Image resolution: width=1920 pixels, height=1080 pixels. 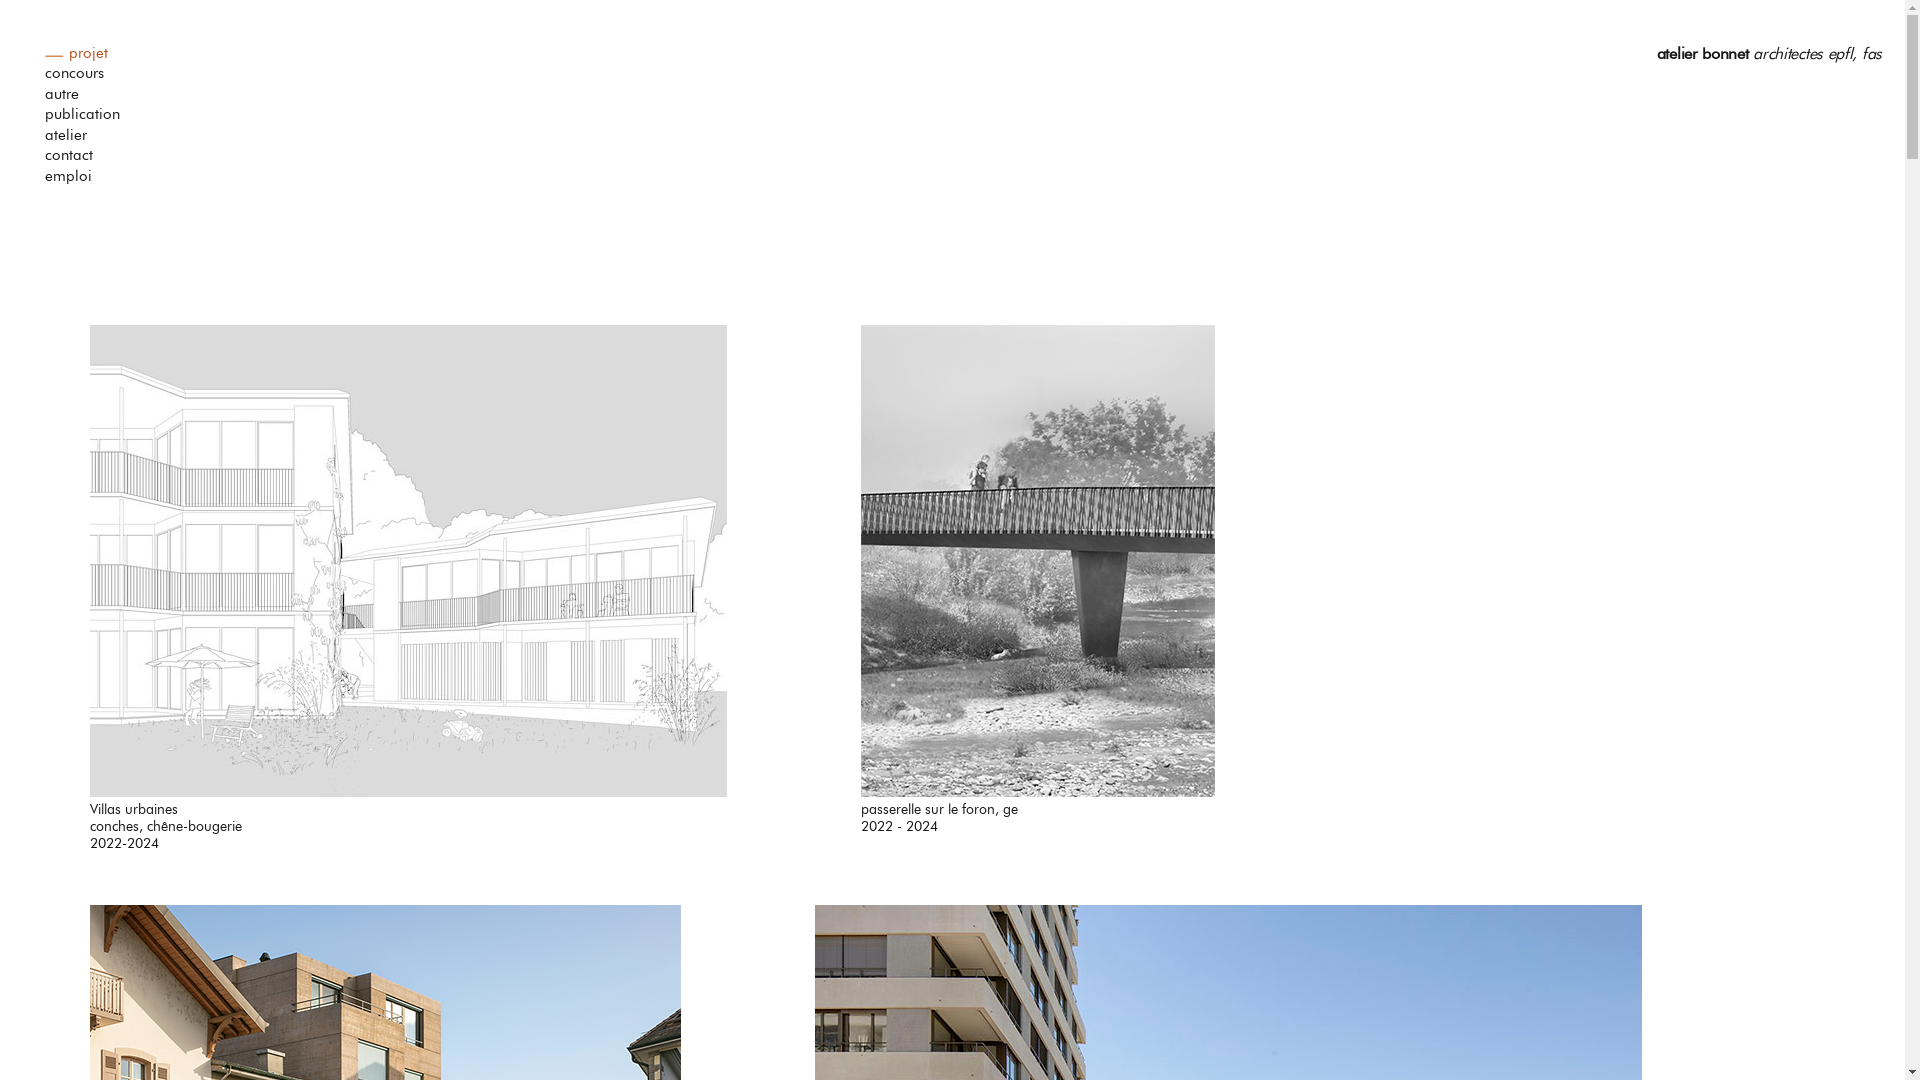 What do you see at coordinates (105, 53) in the screenshot?
I see `'projet'` at bounding box center [105, 53].